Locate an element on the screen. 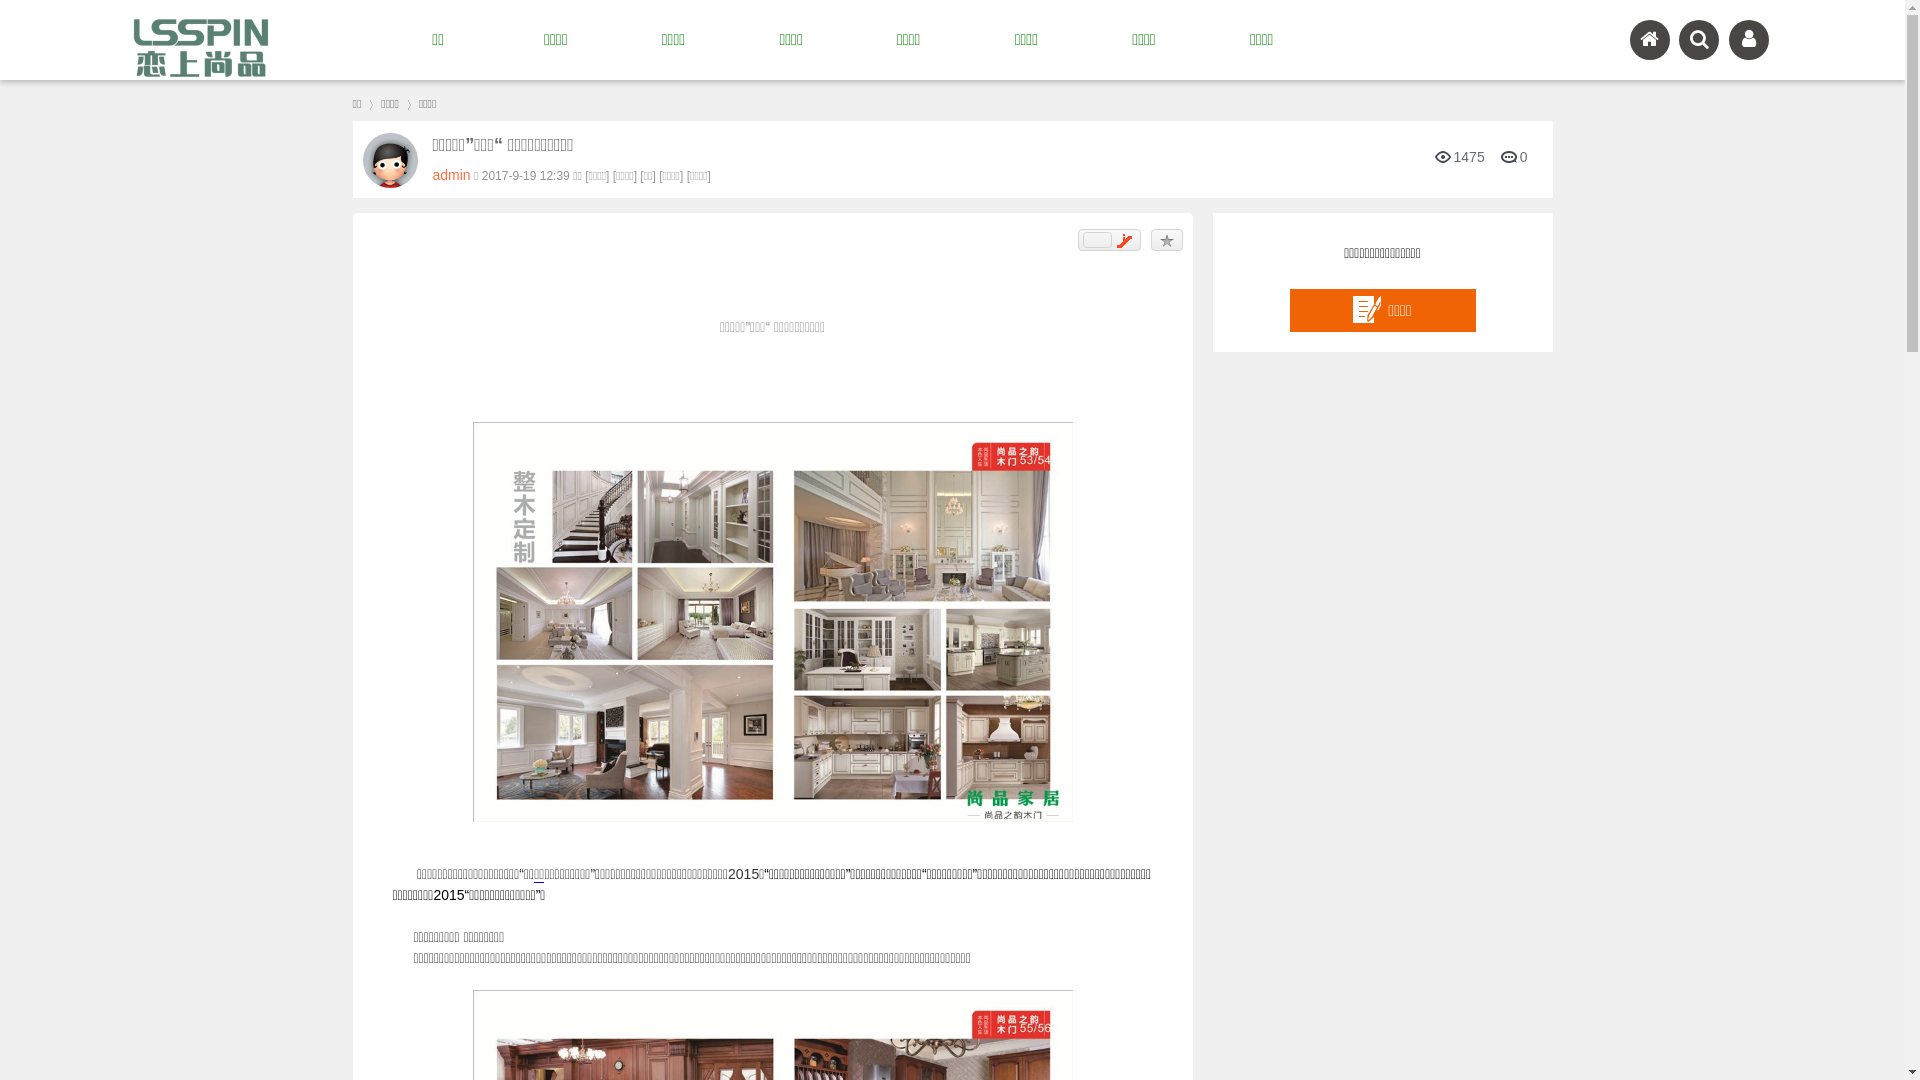  'admin' is located at coordinates (450, 173).